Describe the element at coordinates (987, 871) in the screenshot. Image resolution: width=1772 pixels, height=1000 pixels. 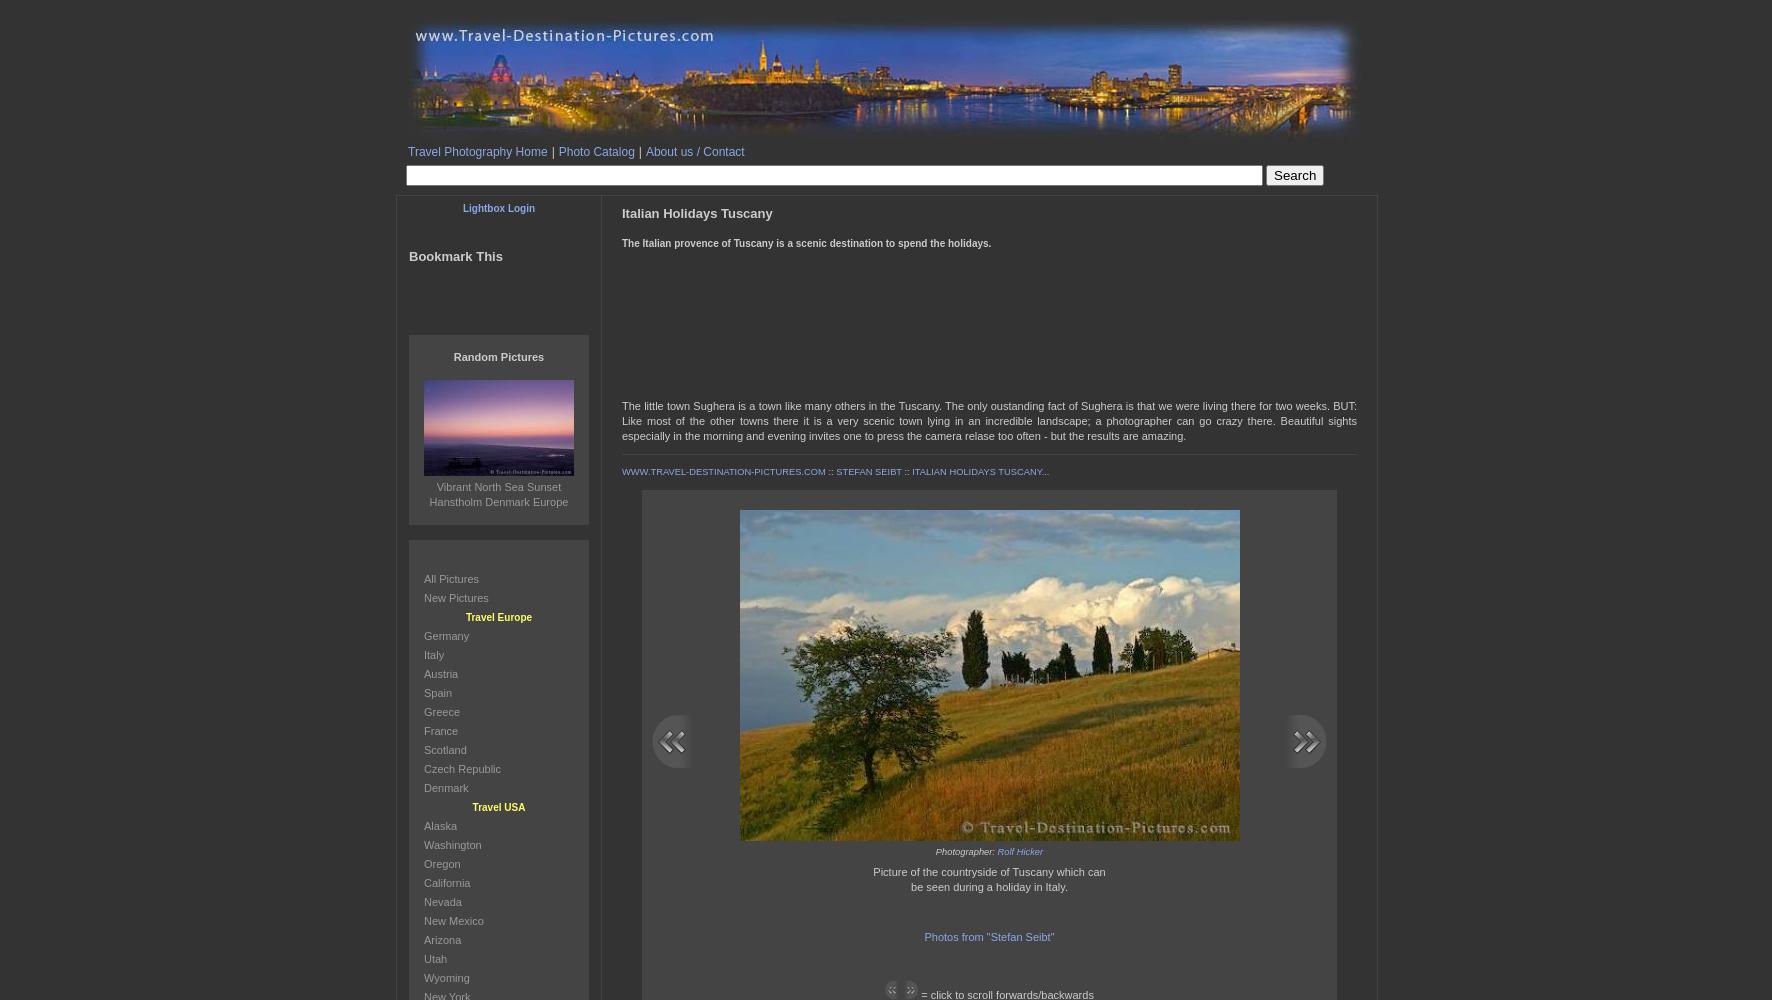
I see `'Picture of the countryside of Tuscany which can'` at that location.